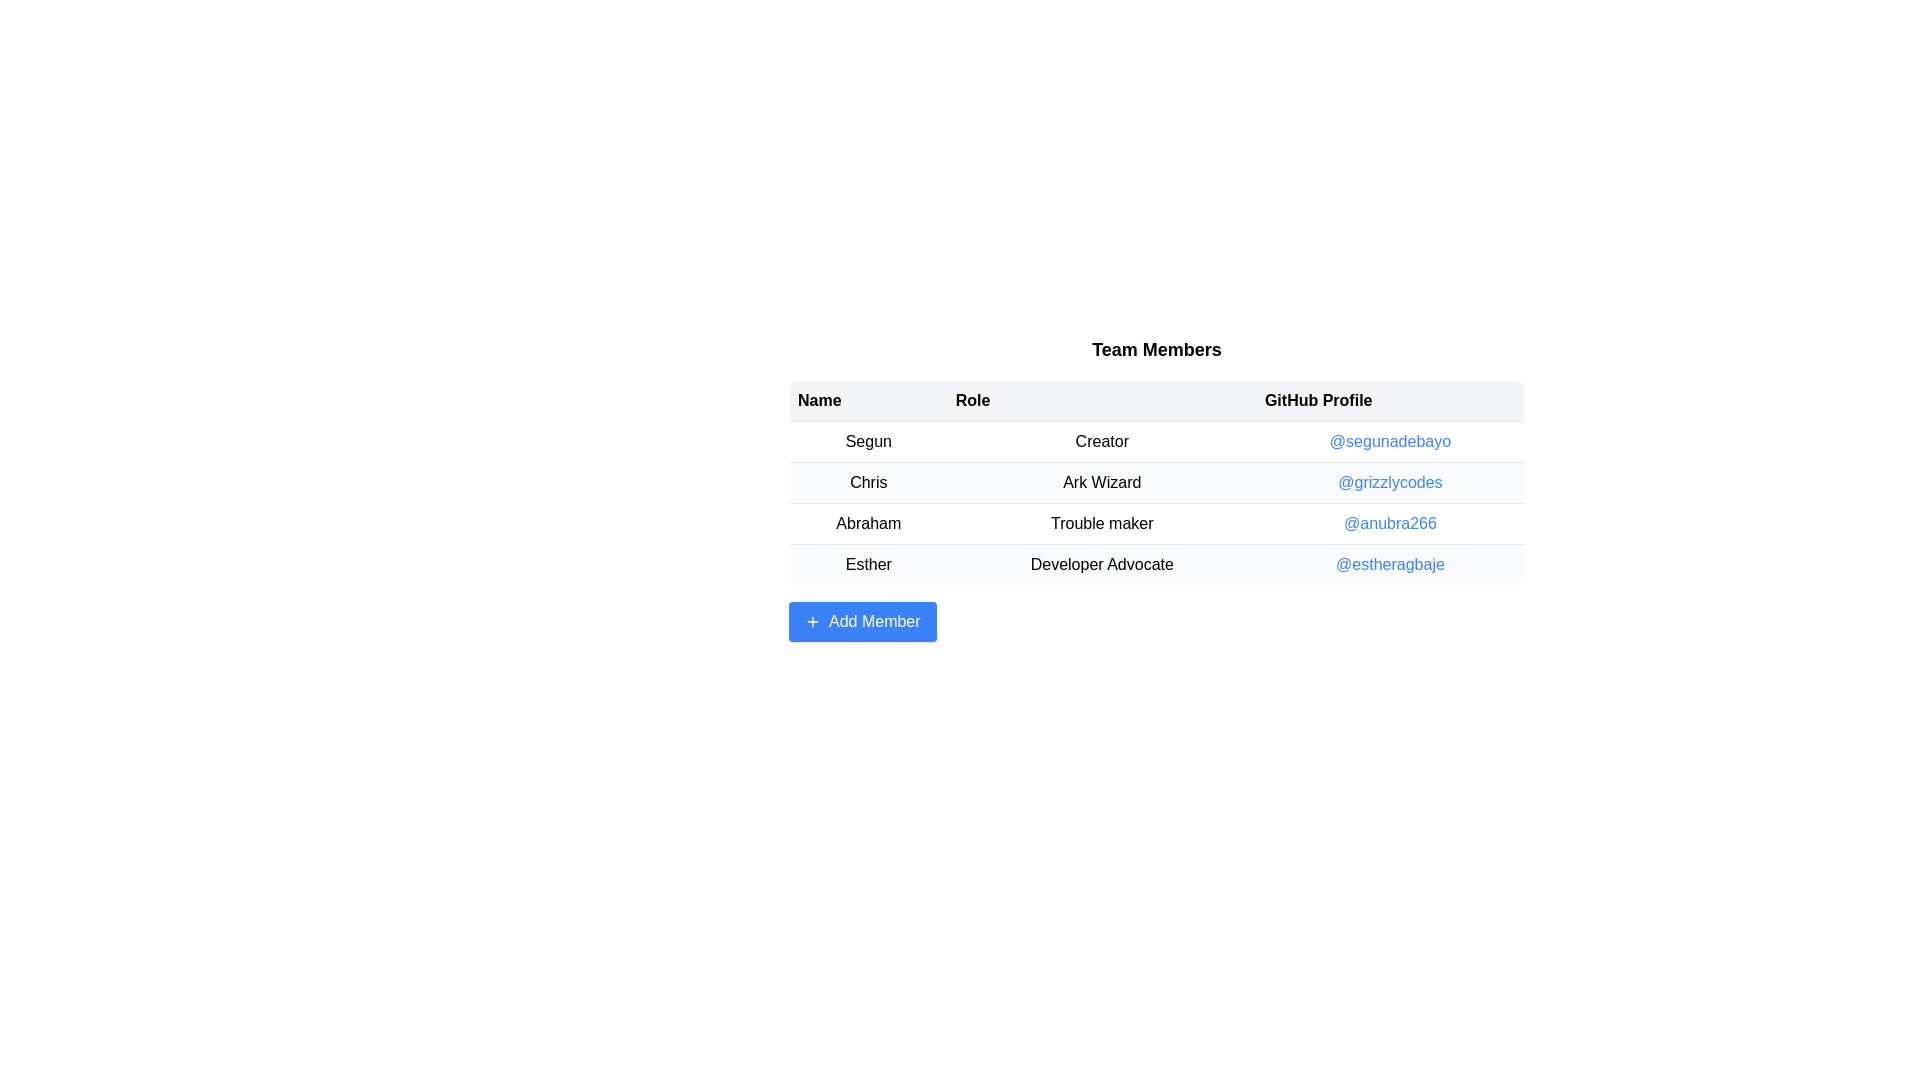 The height and width of the screenshot is (1080, 1920). Describe the element at coordinates (1389, 563) in the screenshot. I see `the hyperlink that redirects users to a GitHub profile, located` at that location.